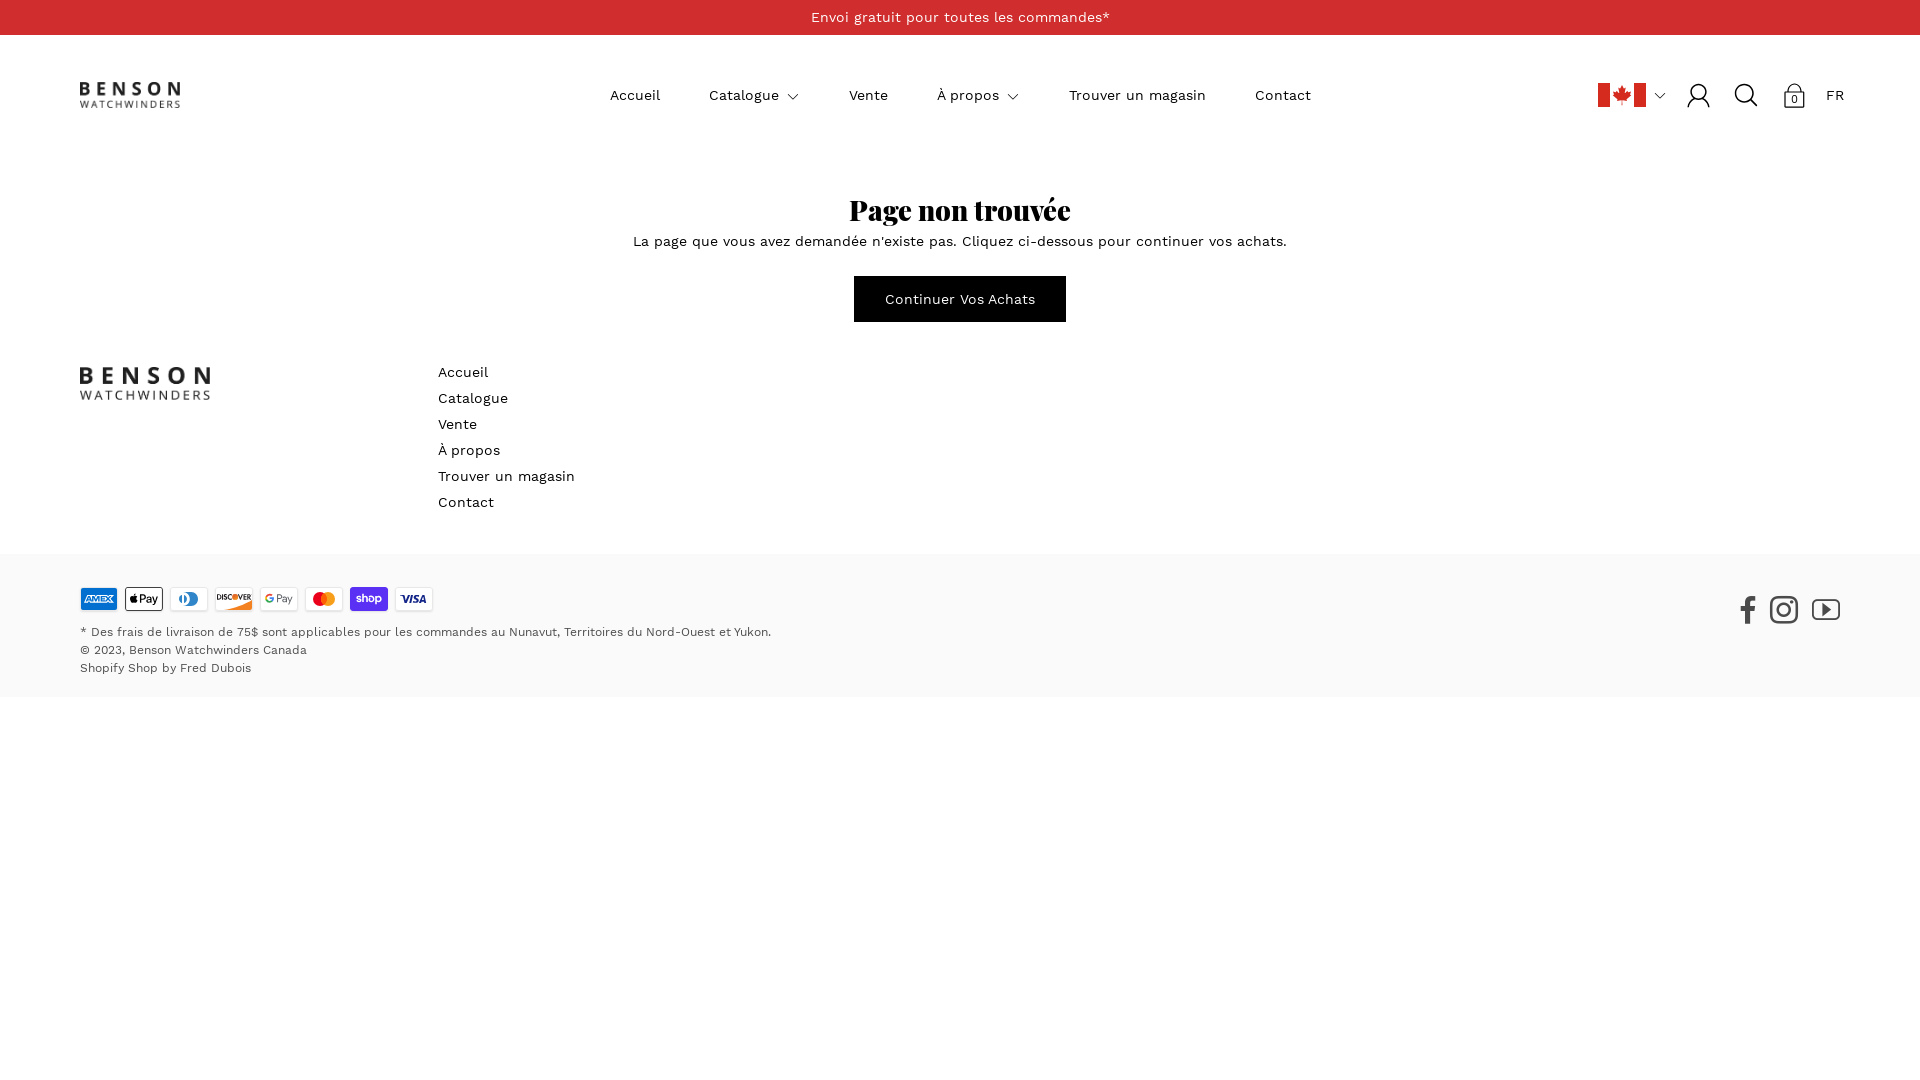 The height and width of the screenshot is (1080, 1920). What do you see at coordinates (1794, 95) in the screenshot?
I see `'0'` at bounding box center [1794, 95].